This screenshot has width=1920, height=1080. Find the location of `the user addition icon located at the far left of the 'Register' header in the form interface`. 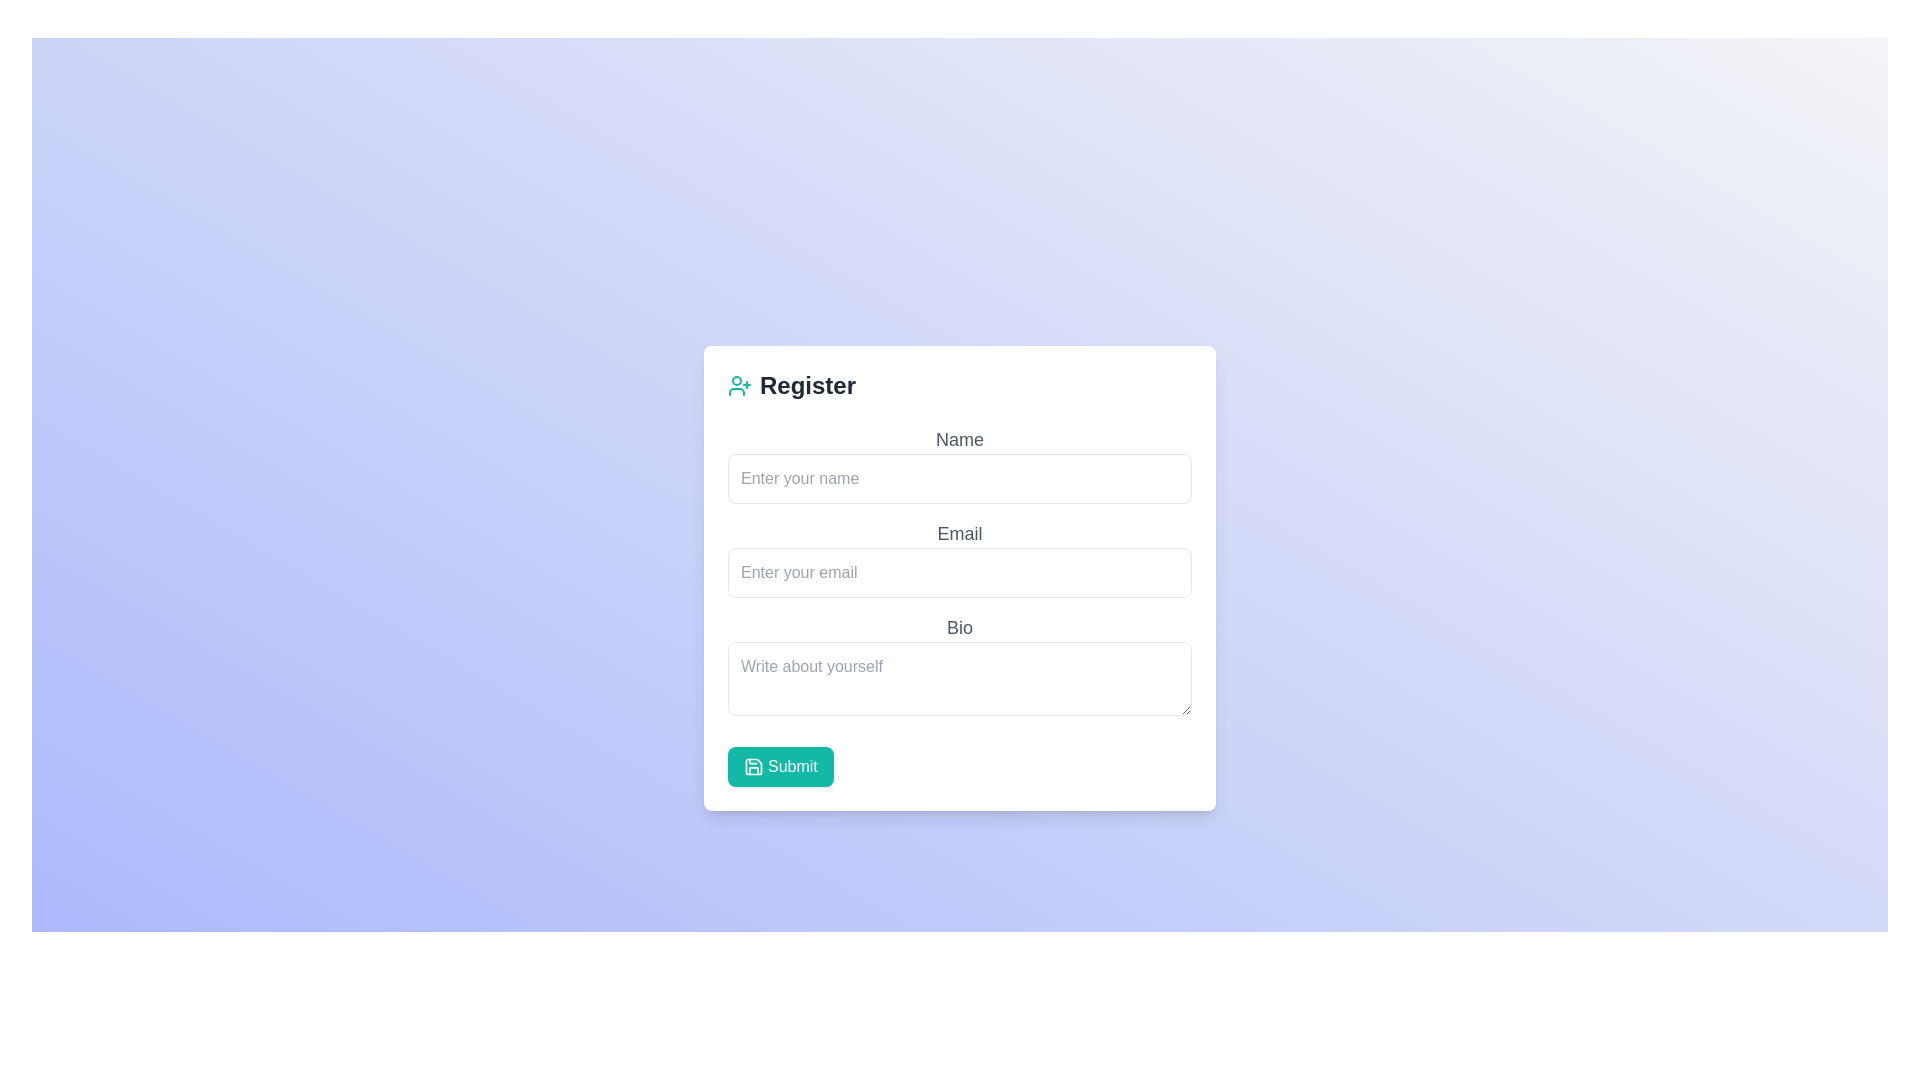

the user addition icon located at the far left of the 'Register' header in the form interface is located at coordinates (738, 385).